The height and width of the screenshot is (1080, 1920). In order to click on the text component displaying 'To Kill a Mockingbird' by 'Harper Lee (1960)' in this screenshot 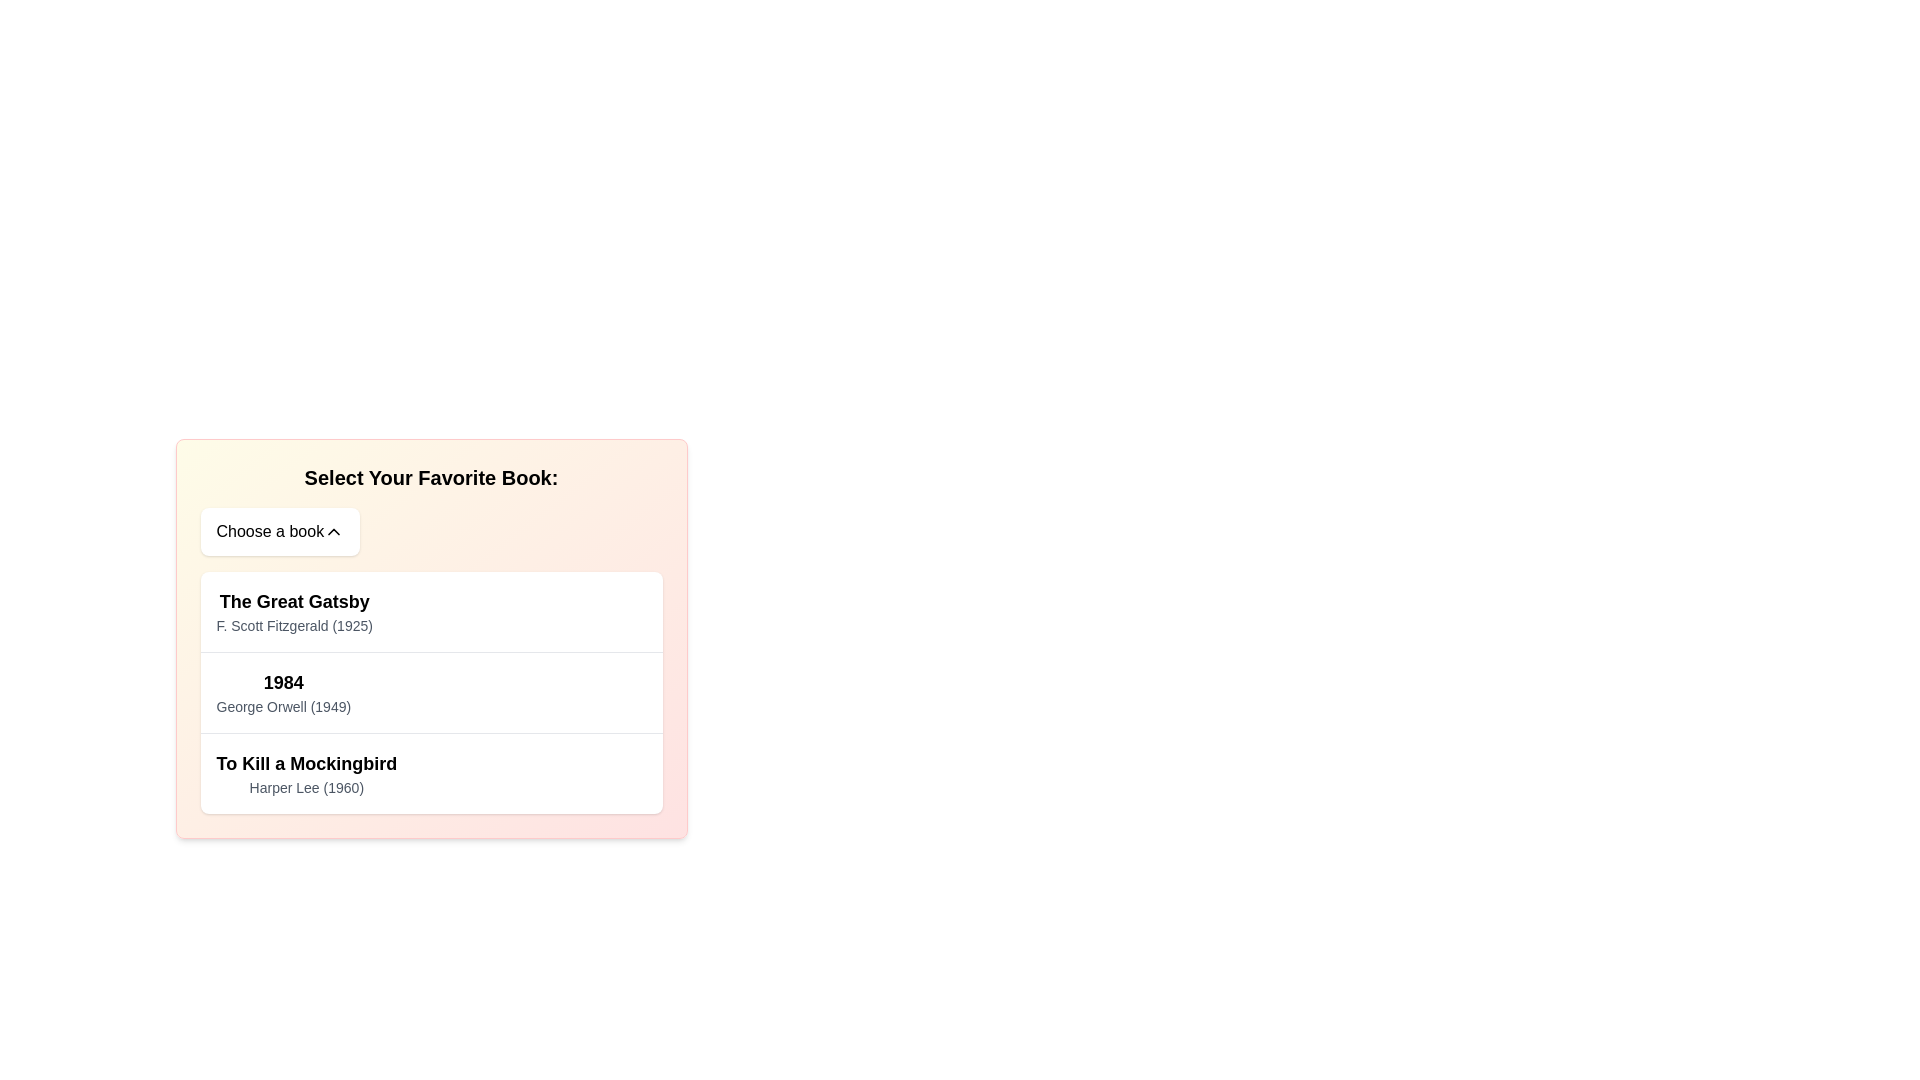, I will do `click(305, 773)`.